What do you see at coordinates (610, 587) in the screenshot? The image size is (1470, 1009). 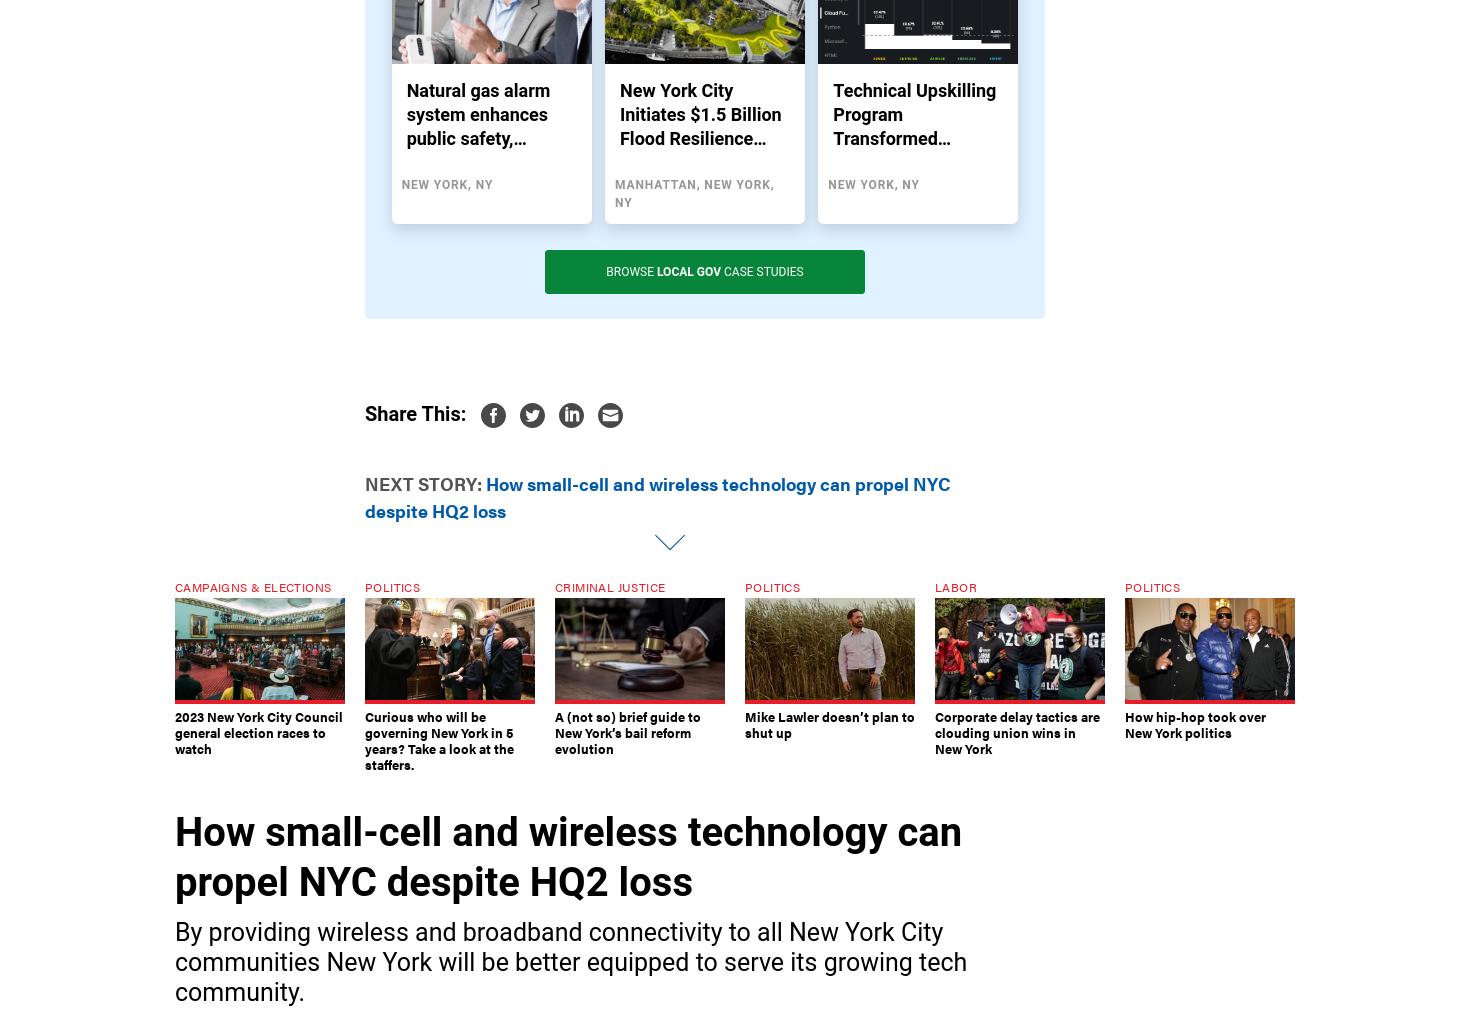 I see `'Criminal Justice'` at bounding box center [610, 587].